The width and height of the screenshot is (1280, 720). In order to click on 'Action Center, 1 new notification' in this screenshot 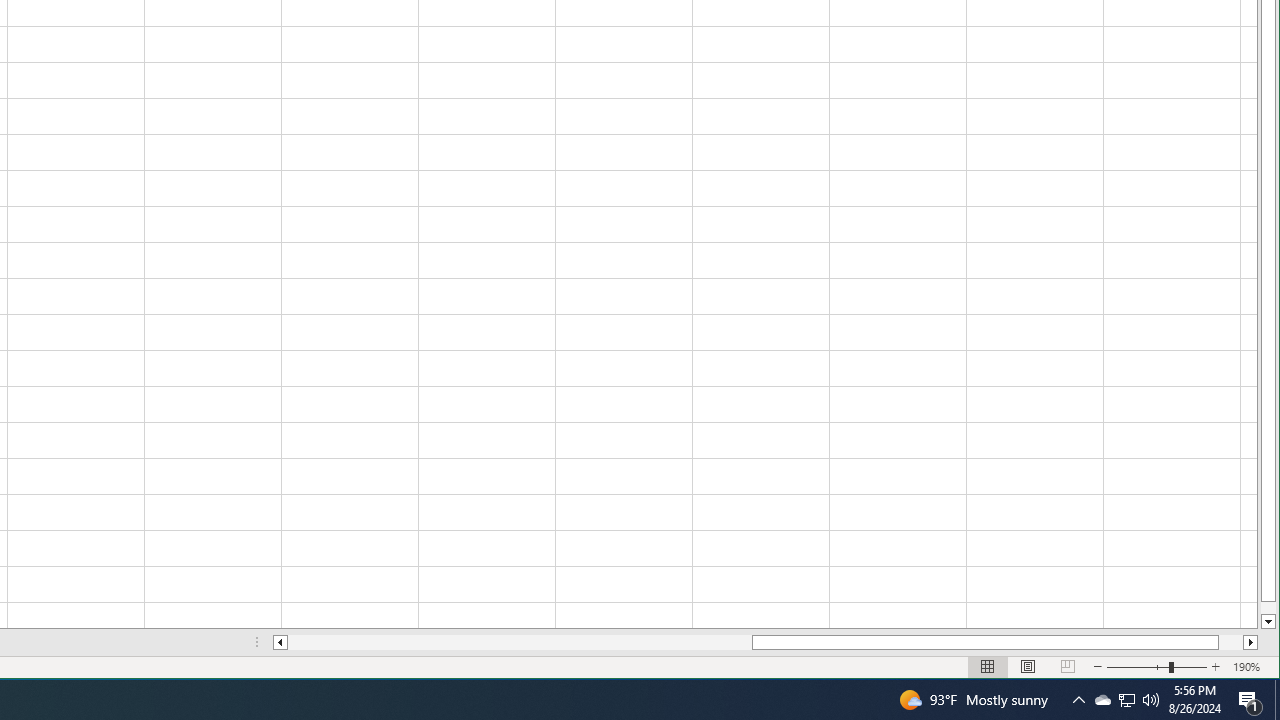, I will do `click(1250, 698)`.